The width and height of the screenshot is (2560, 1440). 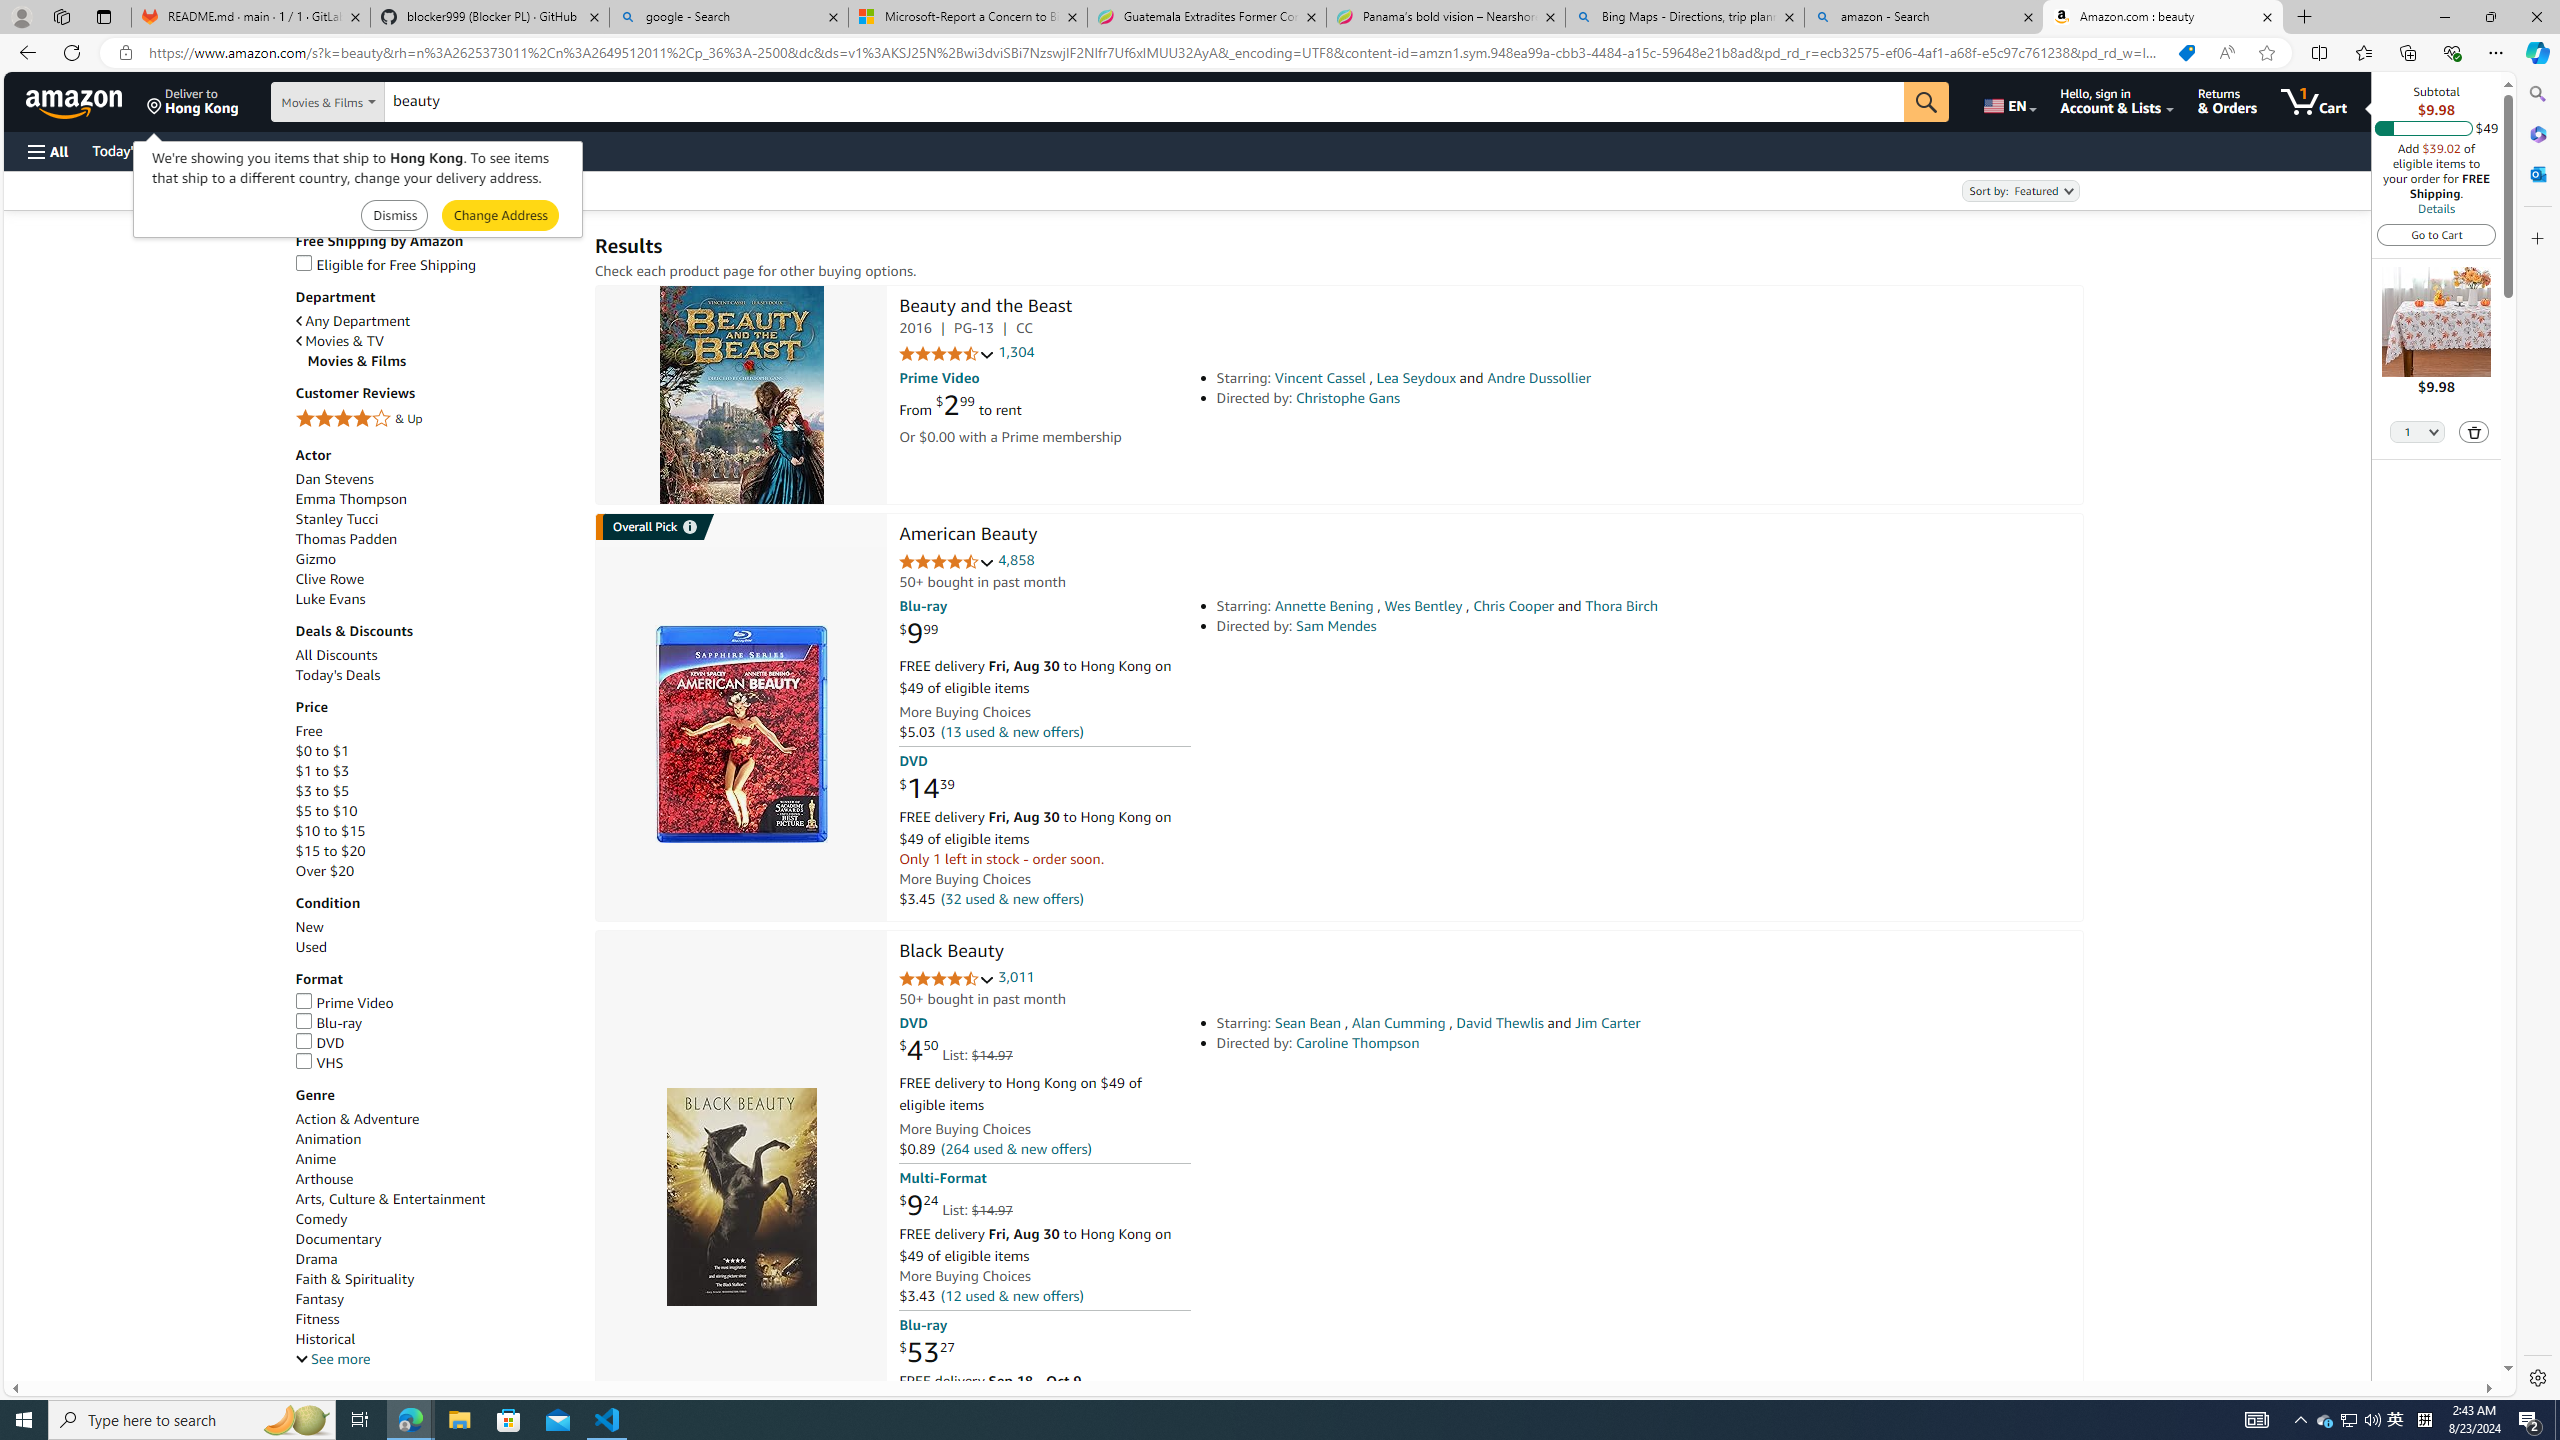 I want to click on 'Sean Bean', so click(x=1308, y=1022).